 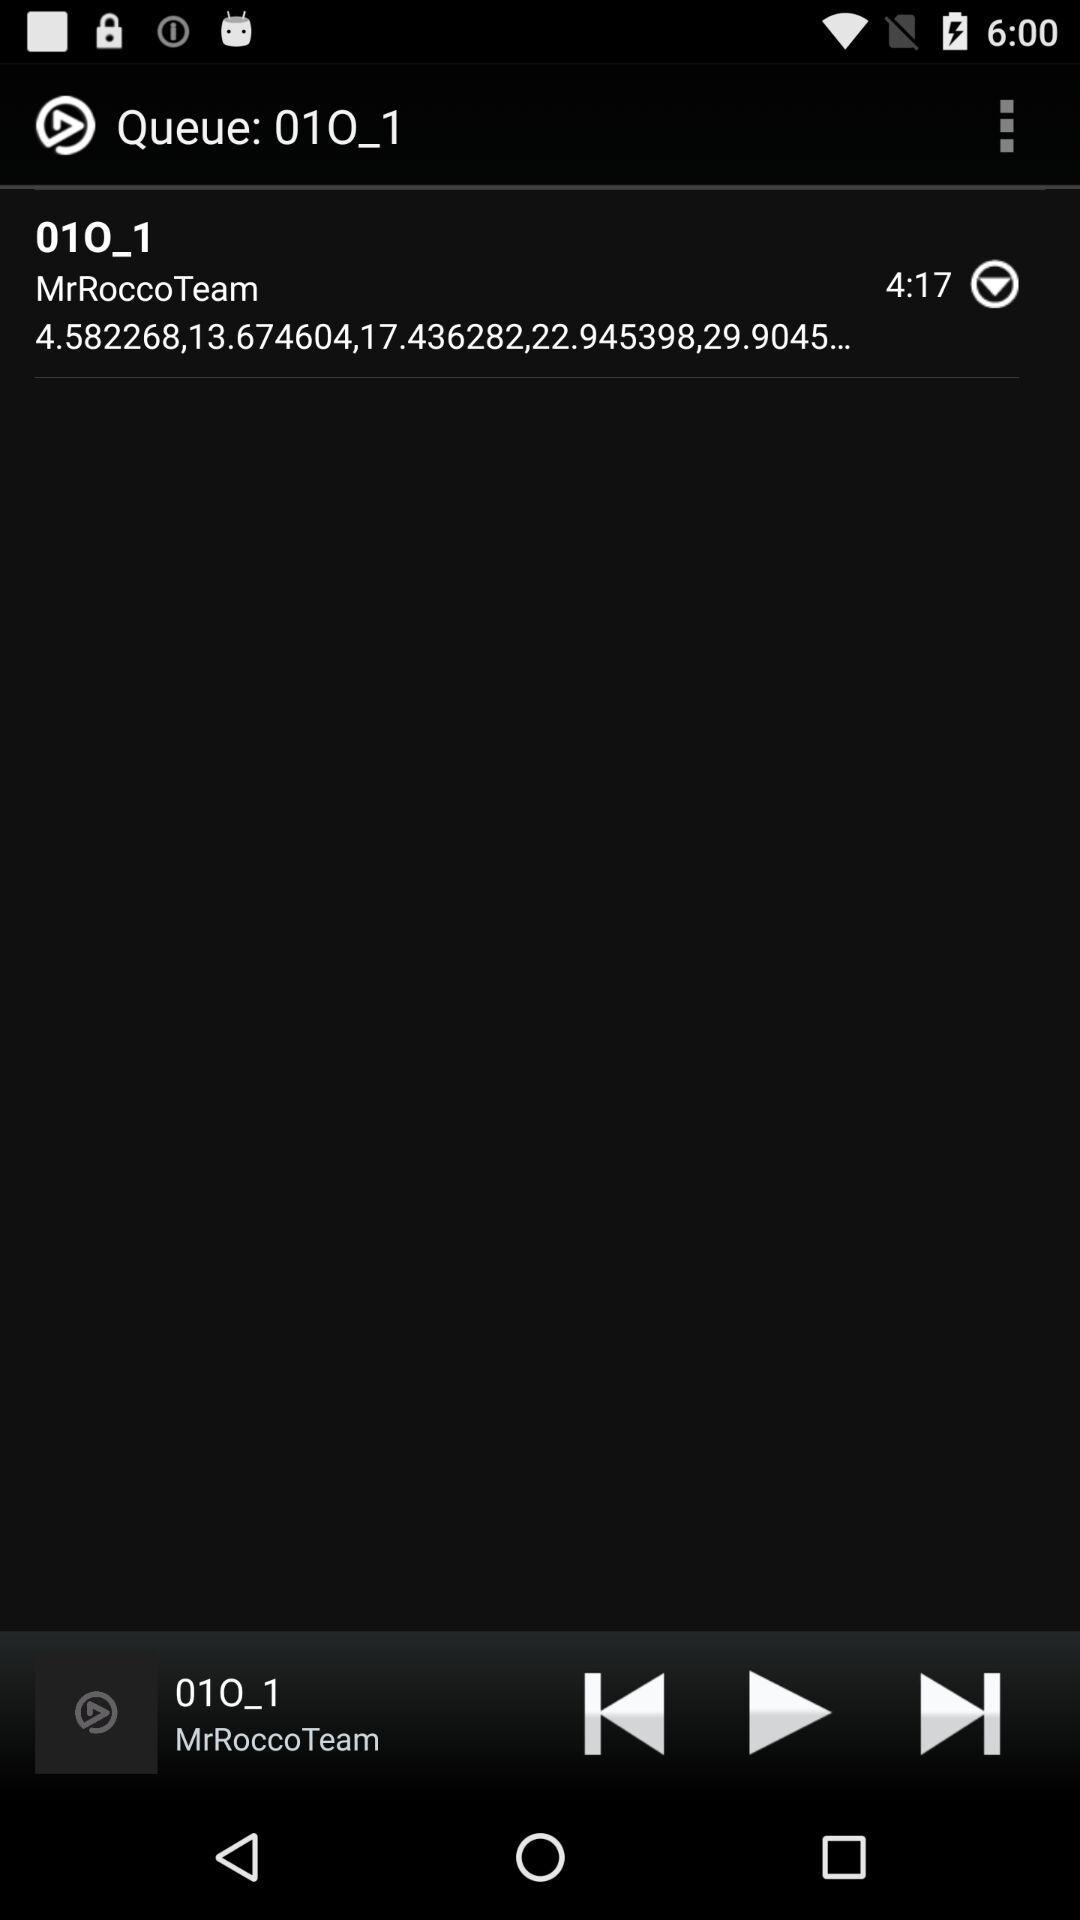 What do you see at coordinates (623, 1711) in the screenshot?
I see `icon at the bottom` at bounding box center [623, 1711].